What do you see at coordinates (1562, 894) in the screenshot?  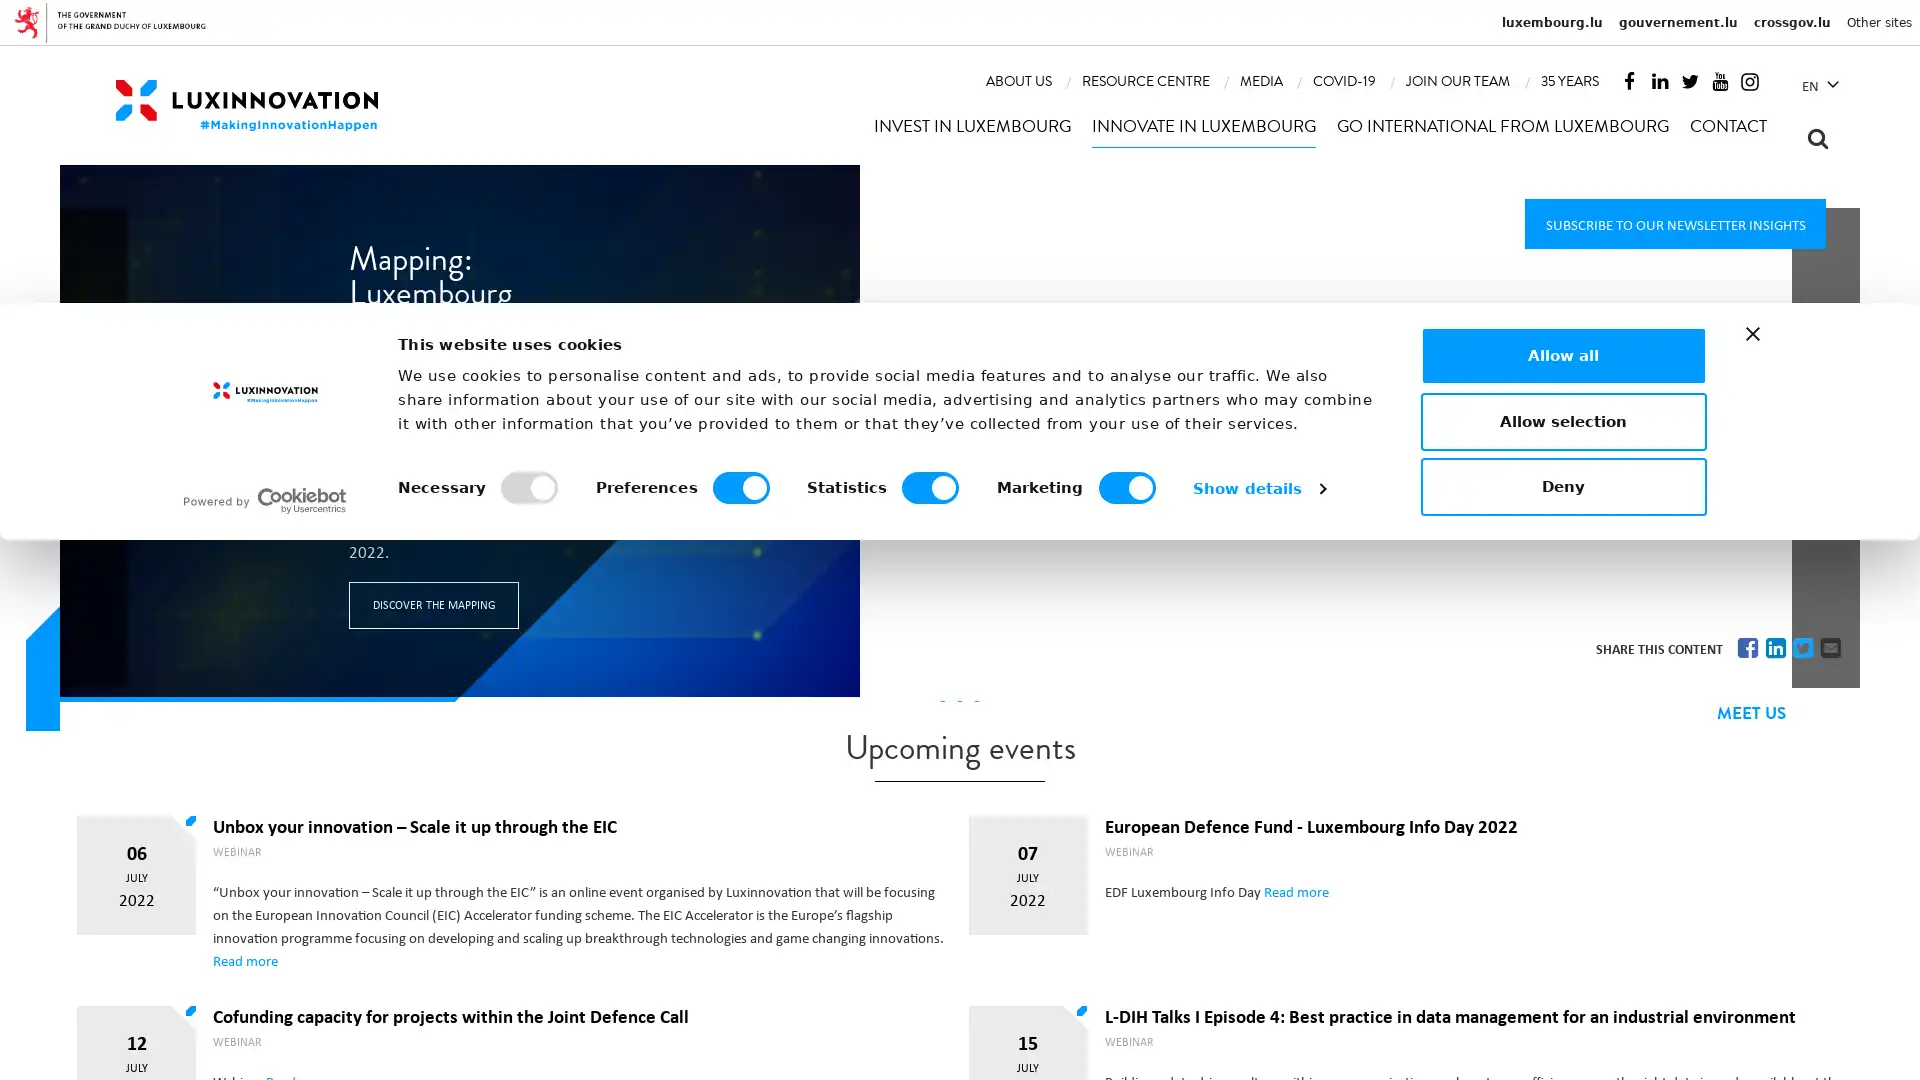 I see `Allow all` at bounding box center [1562, 894].